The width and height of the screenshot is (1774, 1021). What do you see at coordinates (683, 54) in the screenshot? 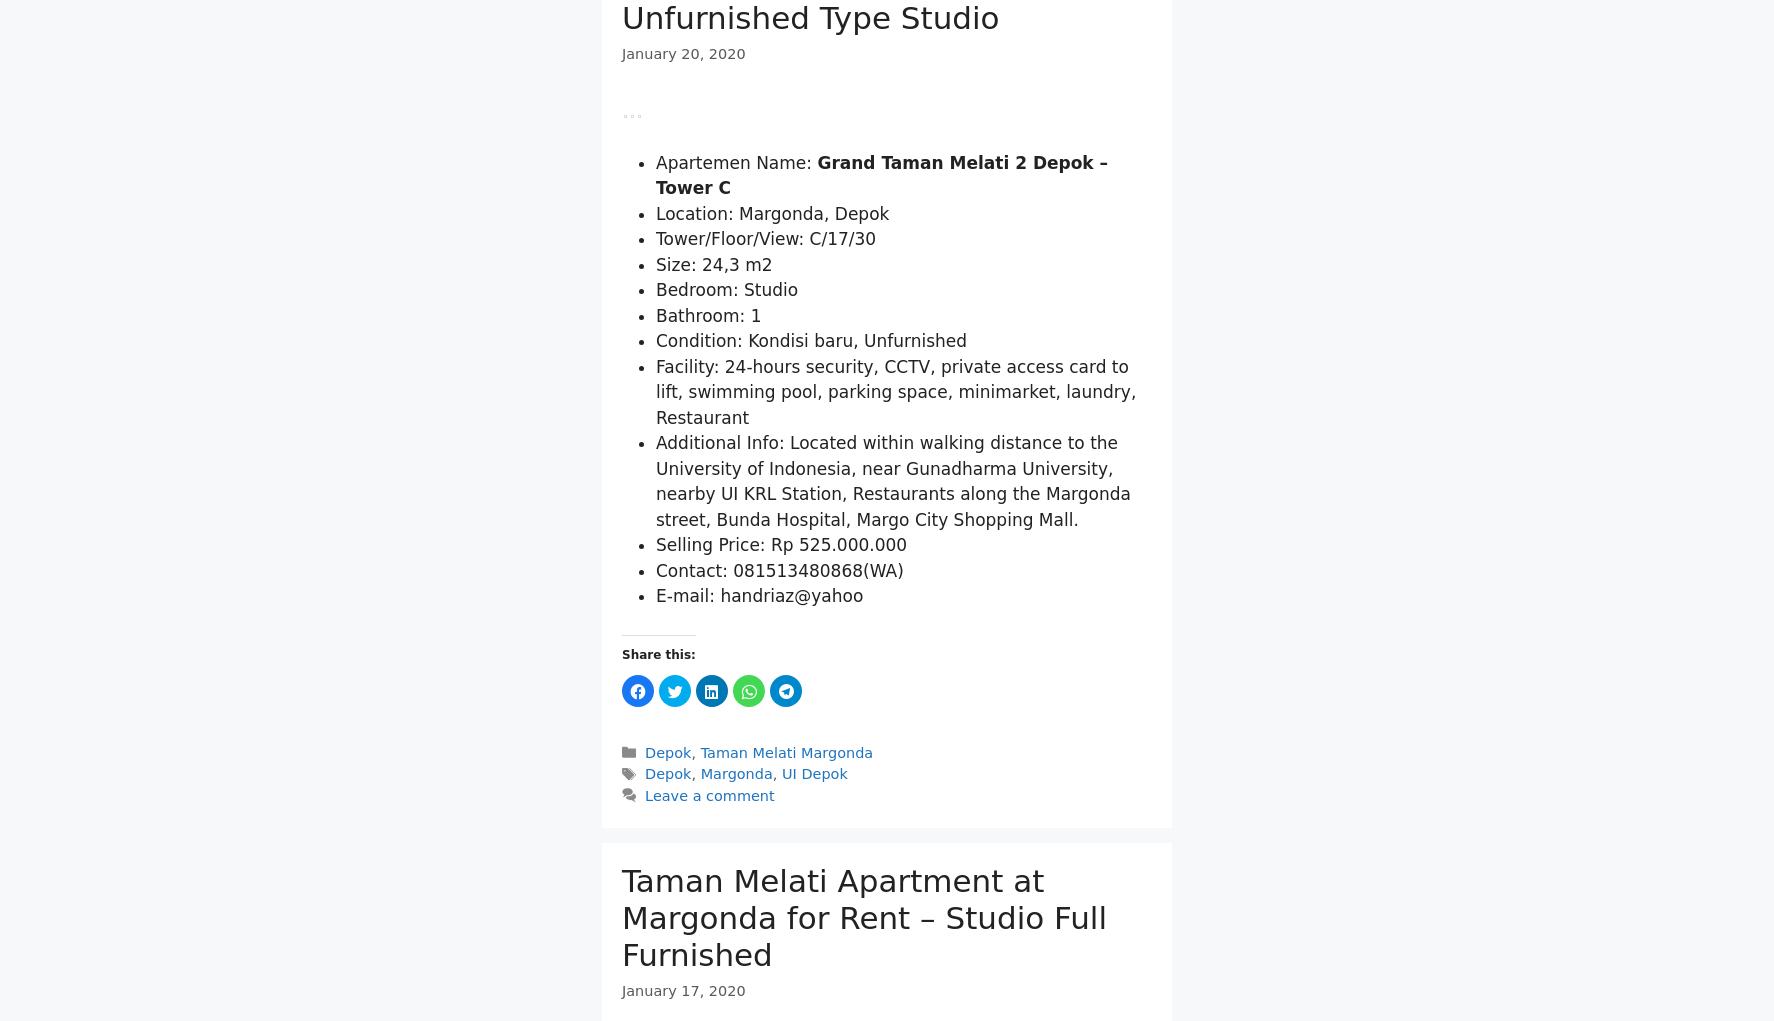
I see `'January 20, 2020'` at bounding box center [683, 54].